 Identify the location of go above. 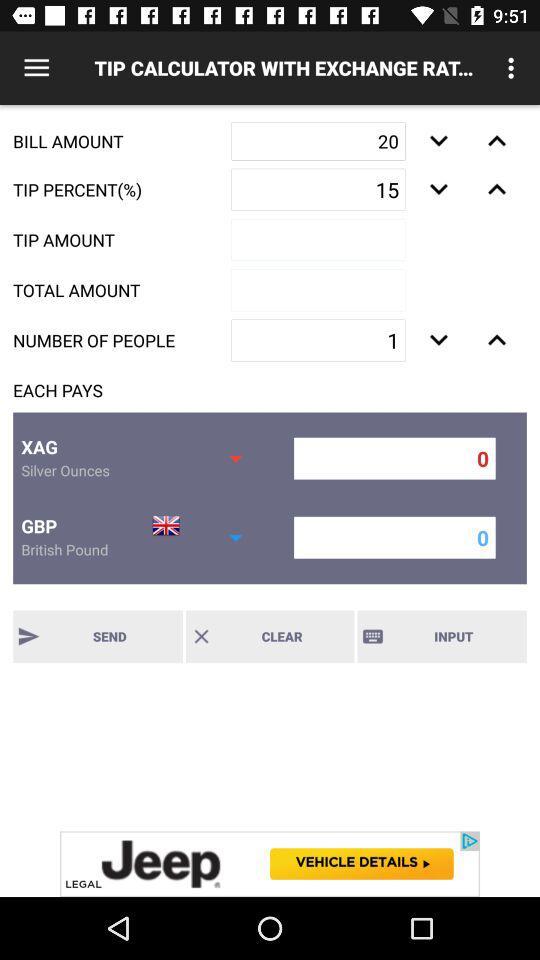
(496, 189).